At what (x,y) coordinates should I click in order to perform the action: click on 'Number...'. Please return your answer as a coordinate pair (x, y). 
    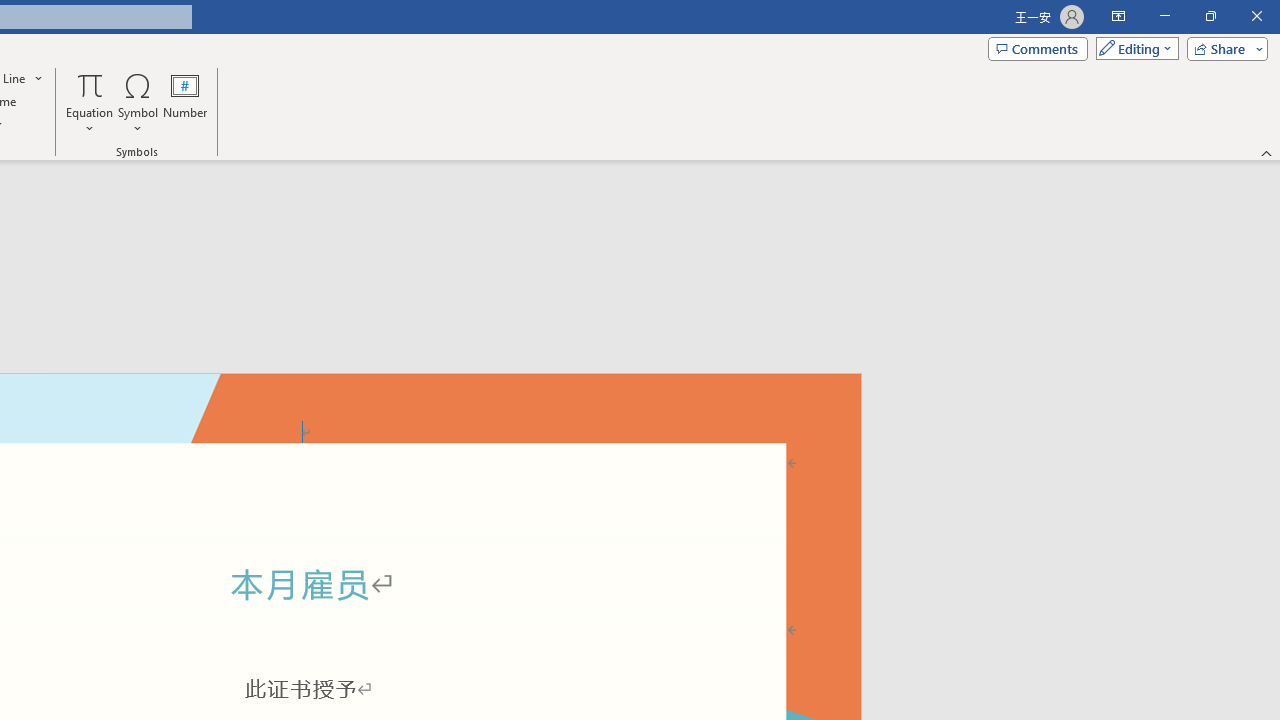
    Looking at the image, I should click on (185, 103).